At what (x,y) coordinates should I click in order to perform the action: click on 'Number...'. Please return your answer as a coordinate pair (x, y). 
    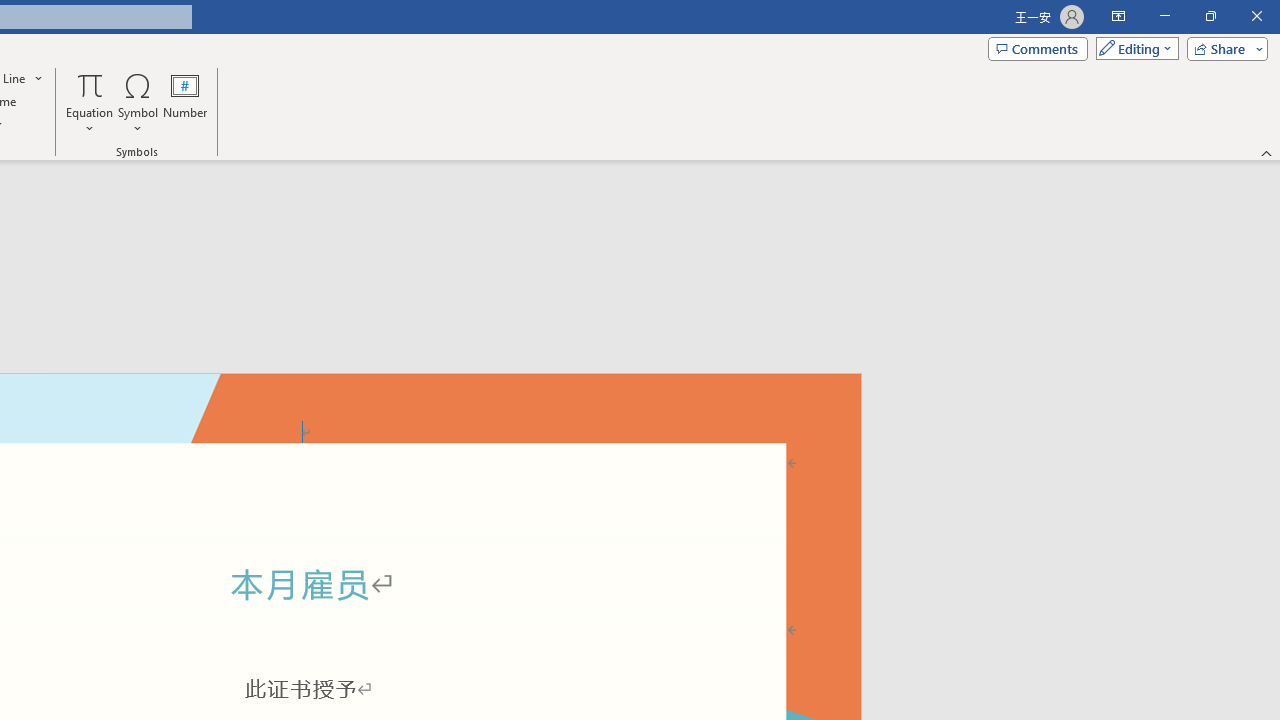
    Looking at the image, I should click on (185, 103).